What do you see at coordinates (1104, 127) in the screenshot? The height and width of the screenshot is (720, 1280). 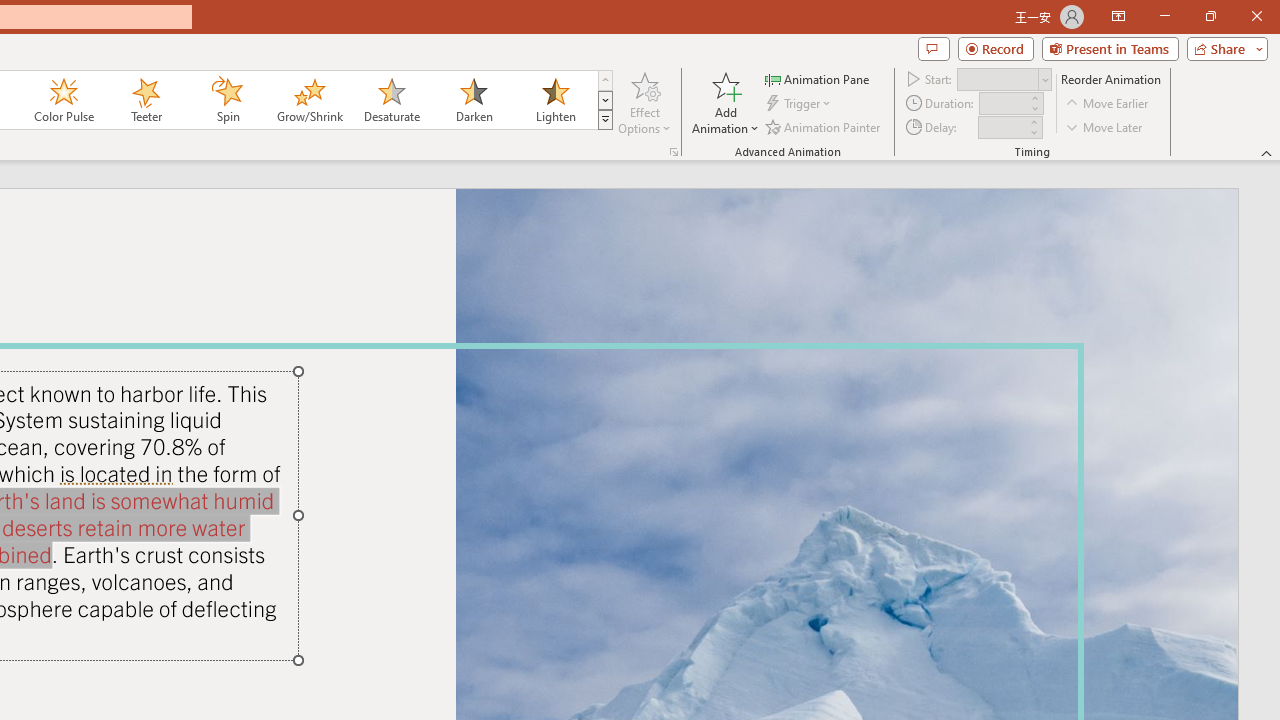 I see `'Move Later'` at bounding box center [1104, 127].